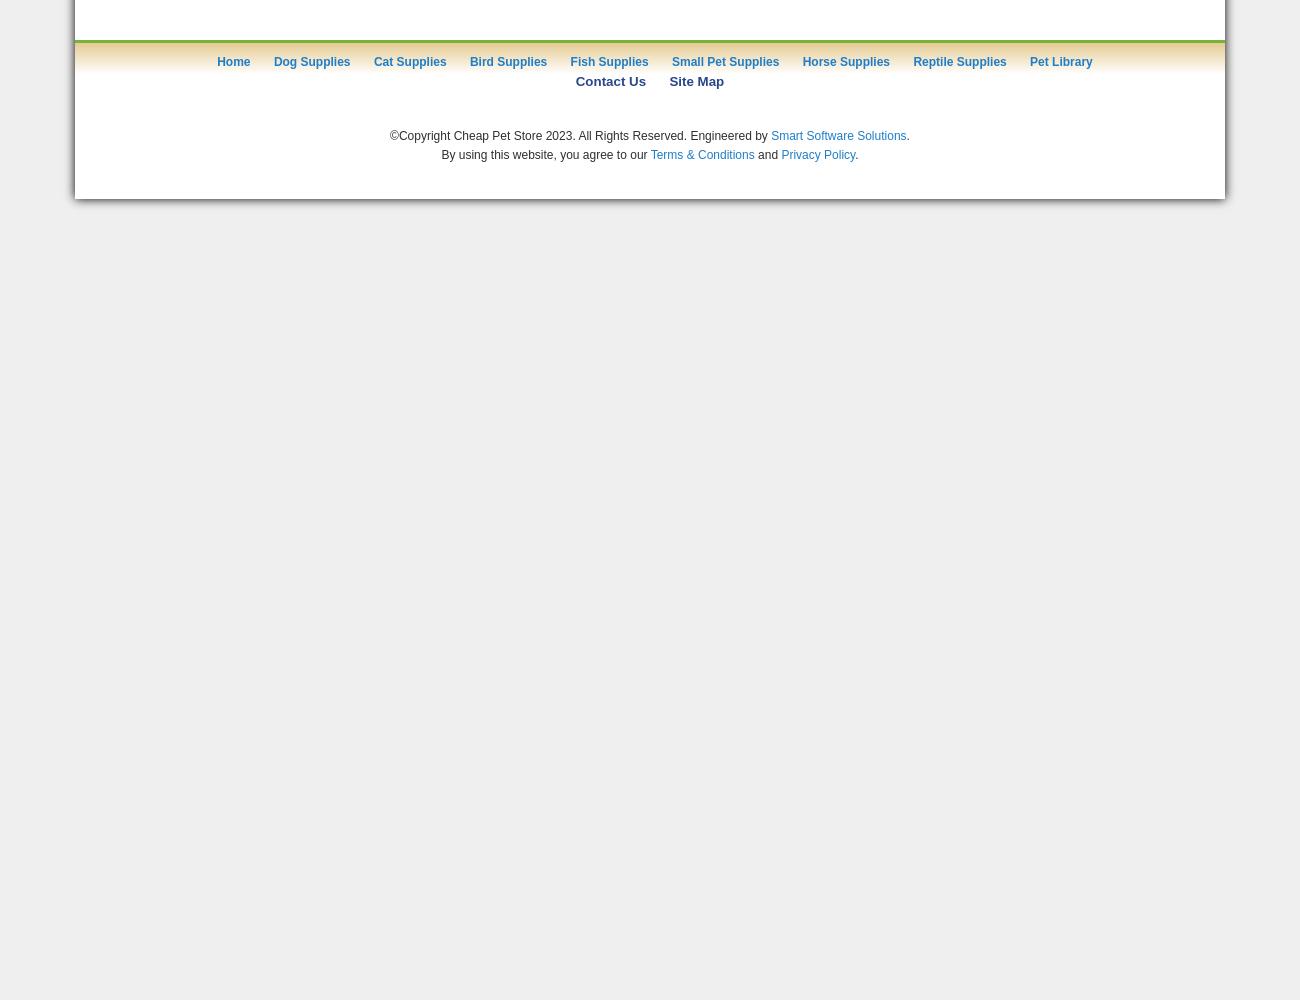  What do you see at coordinates (701, 154) in the screenshot?
I see `'Terms & Conditions'` at bounding box center [701, 154].